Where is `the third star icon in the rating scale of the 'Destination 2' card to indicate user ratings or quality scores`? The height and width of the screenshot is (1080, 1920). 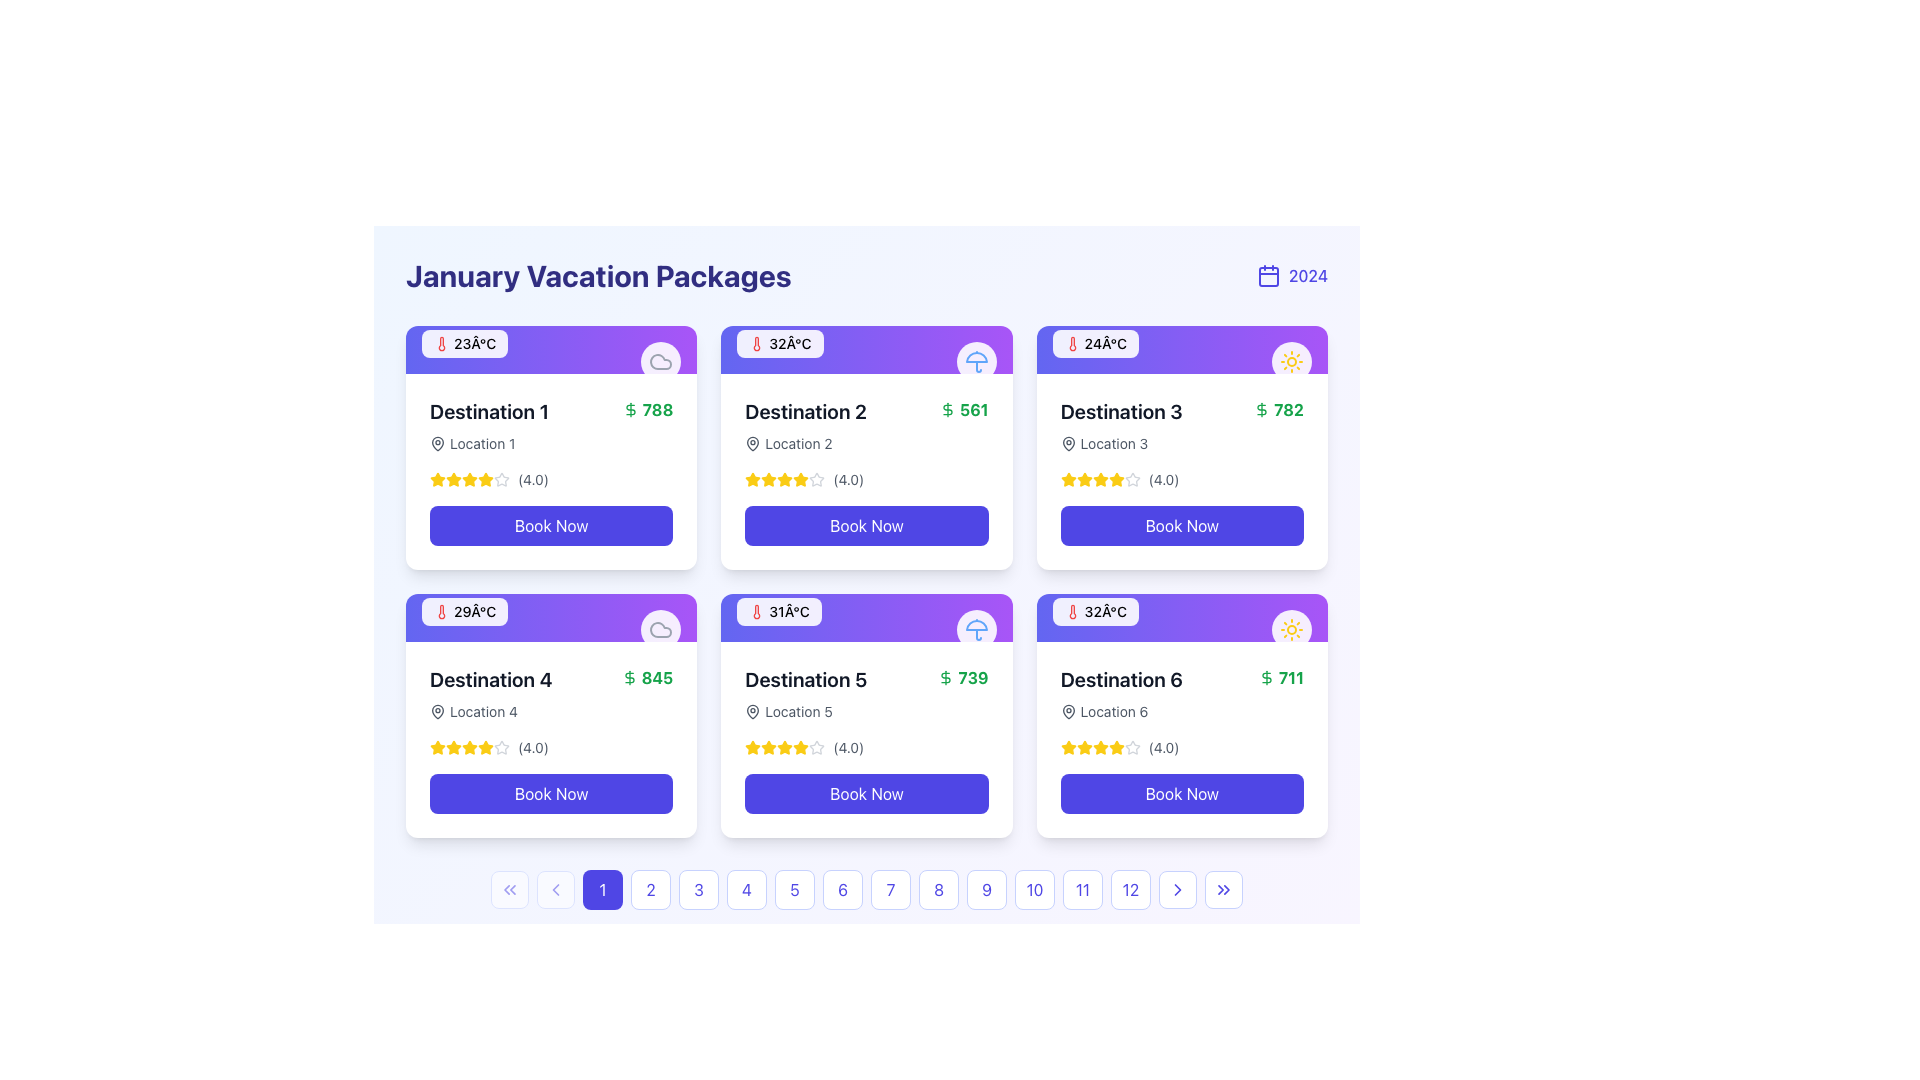
the third star icon in the rating scale of the 'Destination 2' card to indicate user ratings or quality scores is located at coordinates (768, 479).